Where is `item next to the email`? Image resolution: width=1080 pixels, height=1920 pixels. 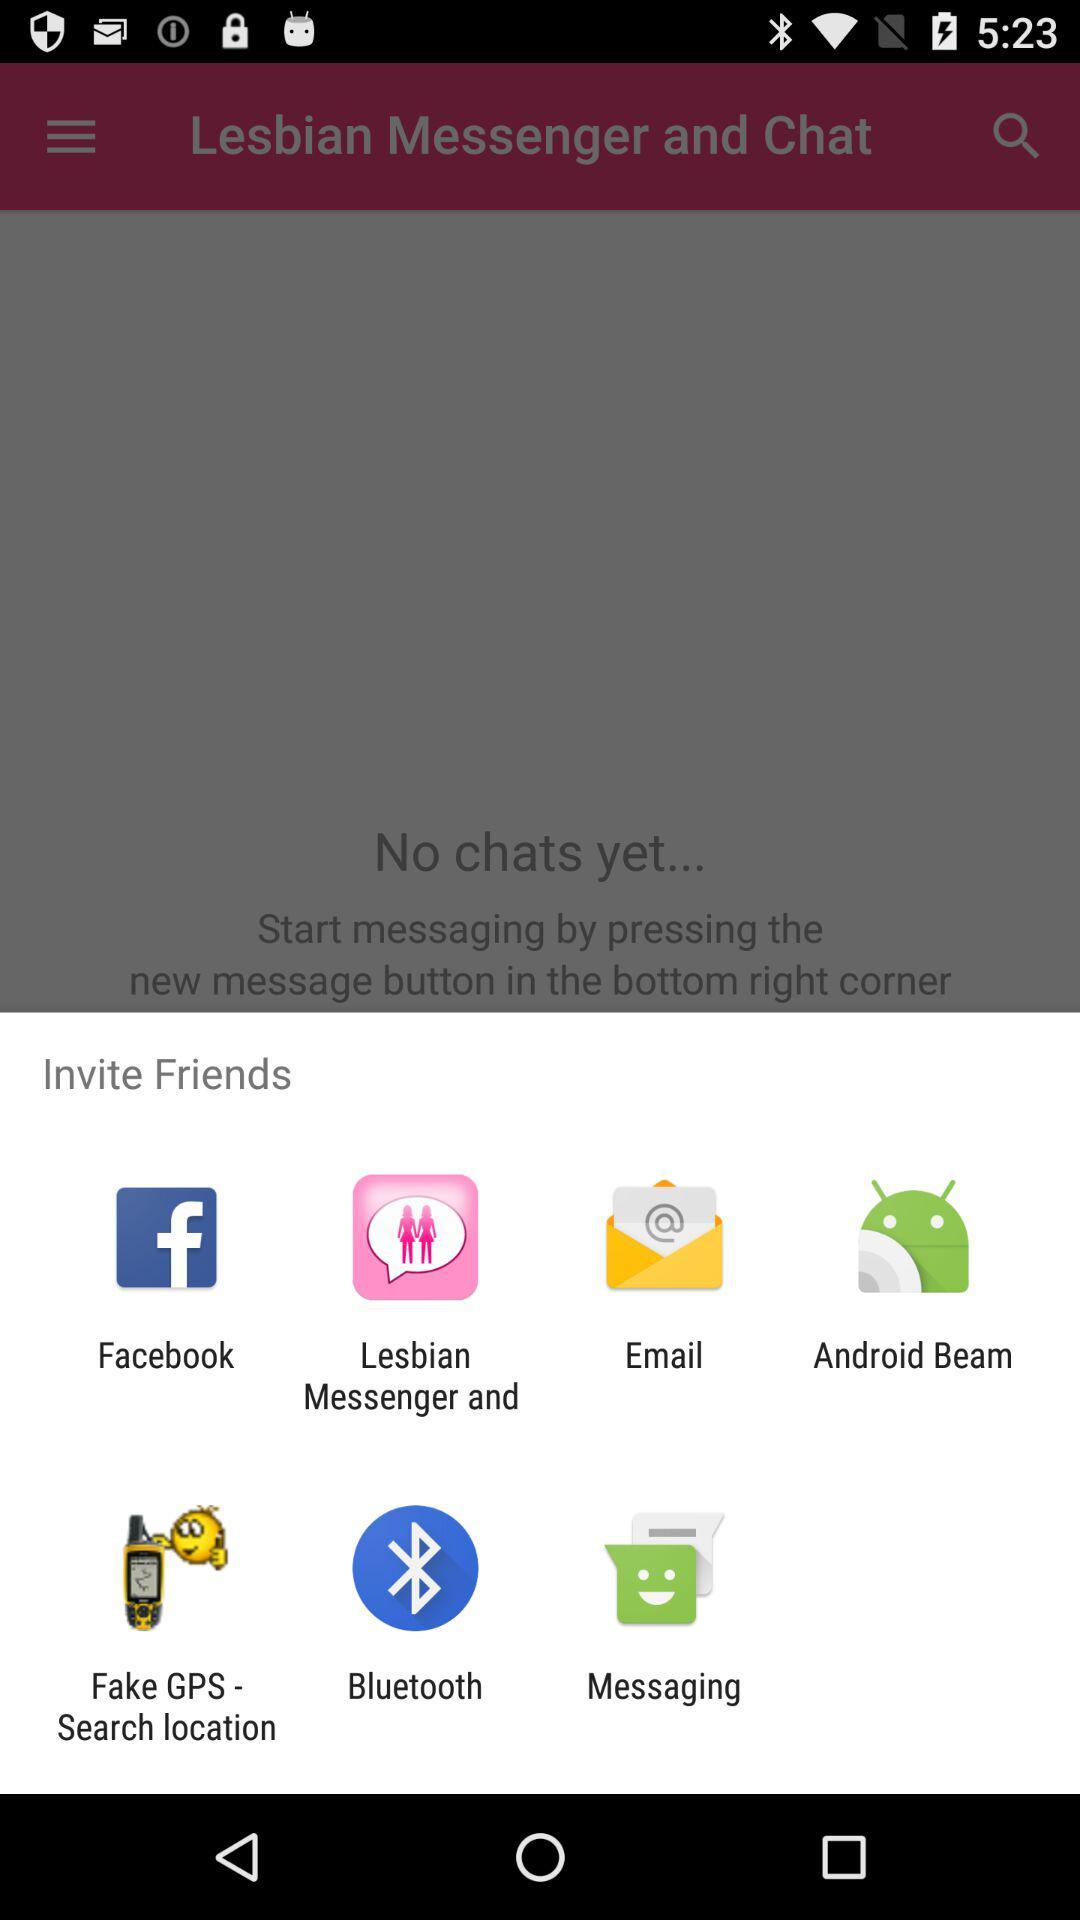 item next to the email is located at coordinates (414, 1374).